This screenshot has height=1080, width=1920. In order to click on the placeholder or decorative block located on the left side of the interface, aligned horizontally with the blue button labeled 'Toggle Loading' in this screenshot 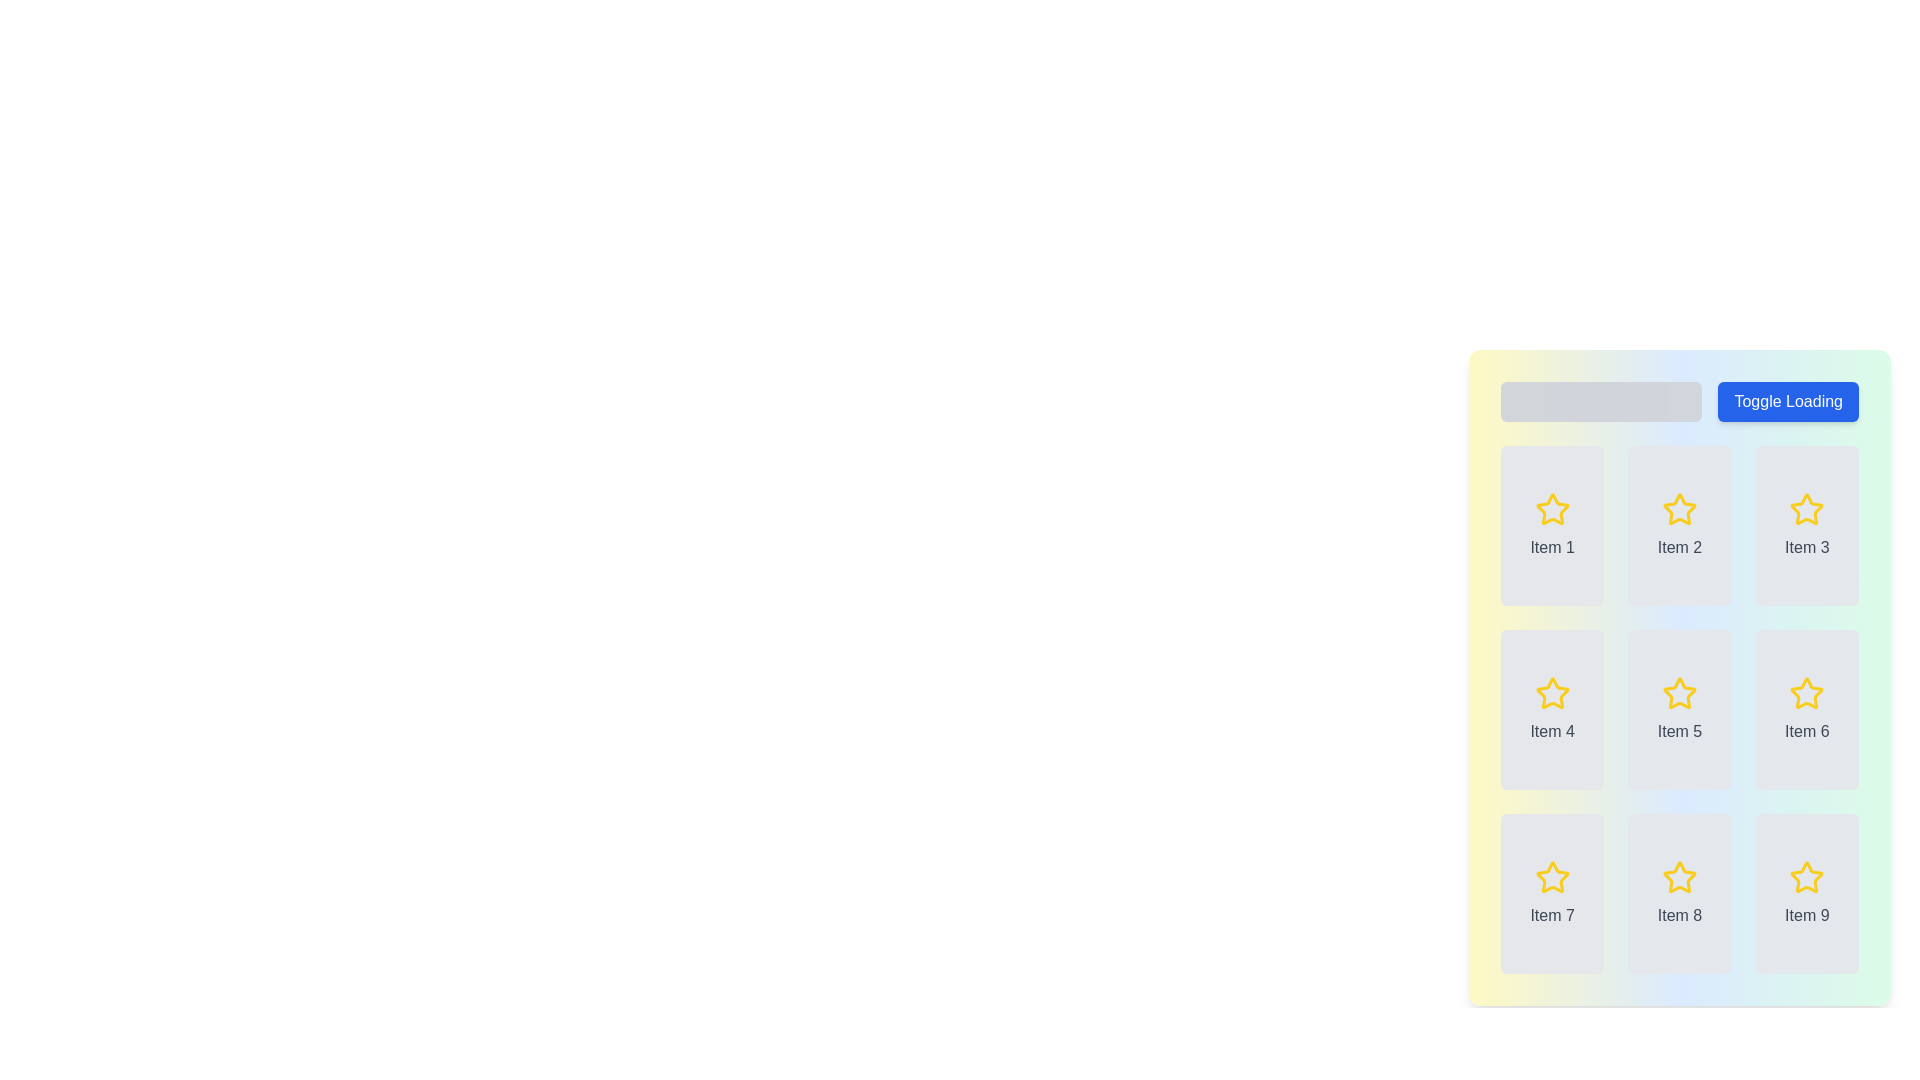, I will do `click(1601, 401)`.